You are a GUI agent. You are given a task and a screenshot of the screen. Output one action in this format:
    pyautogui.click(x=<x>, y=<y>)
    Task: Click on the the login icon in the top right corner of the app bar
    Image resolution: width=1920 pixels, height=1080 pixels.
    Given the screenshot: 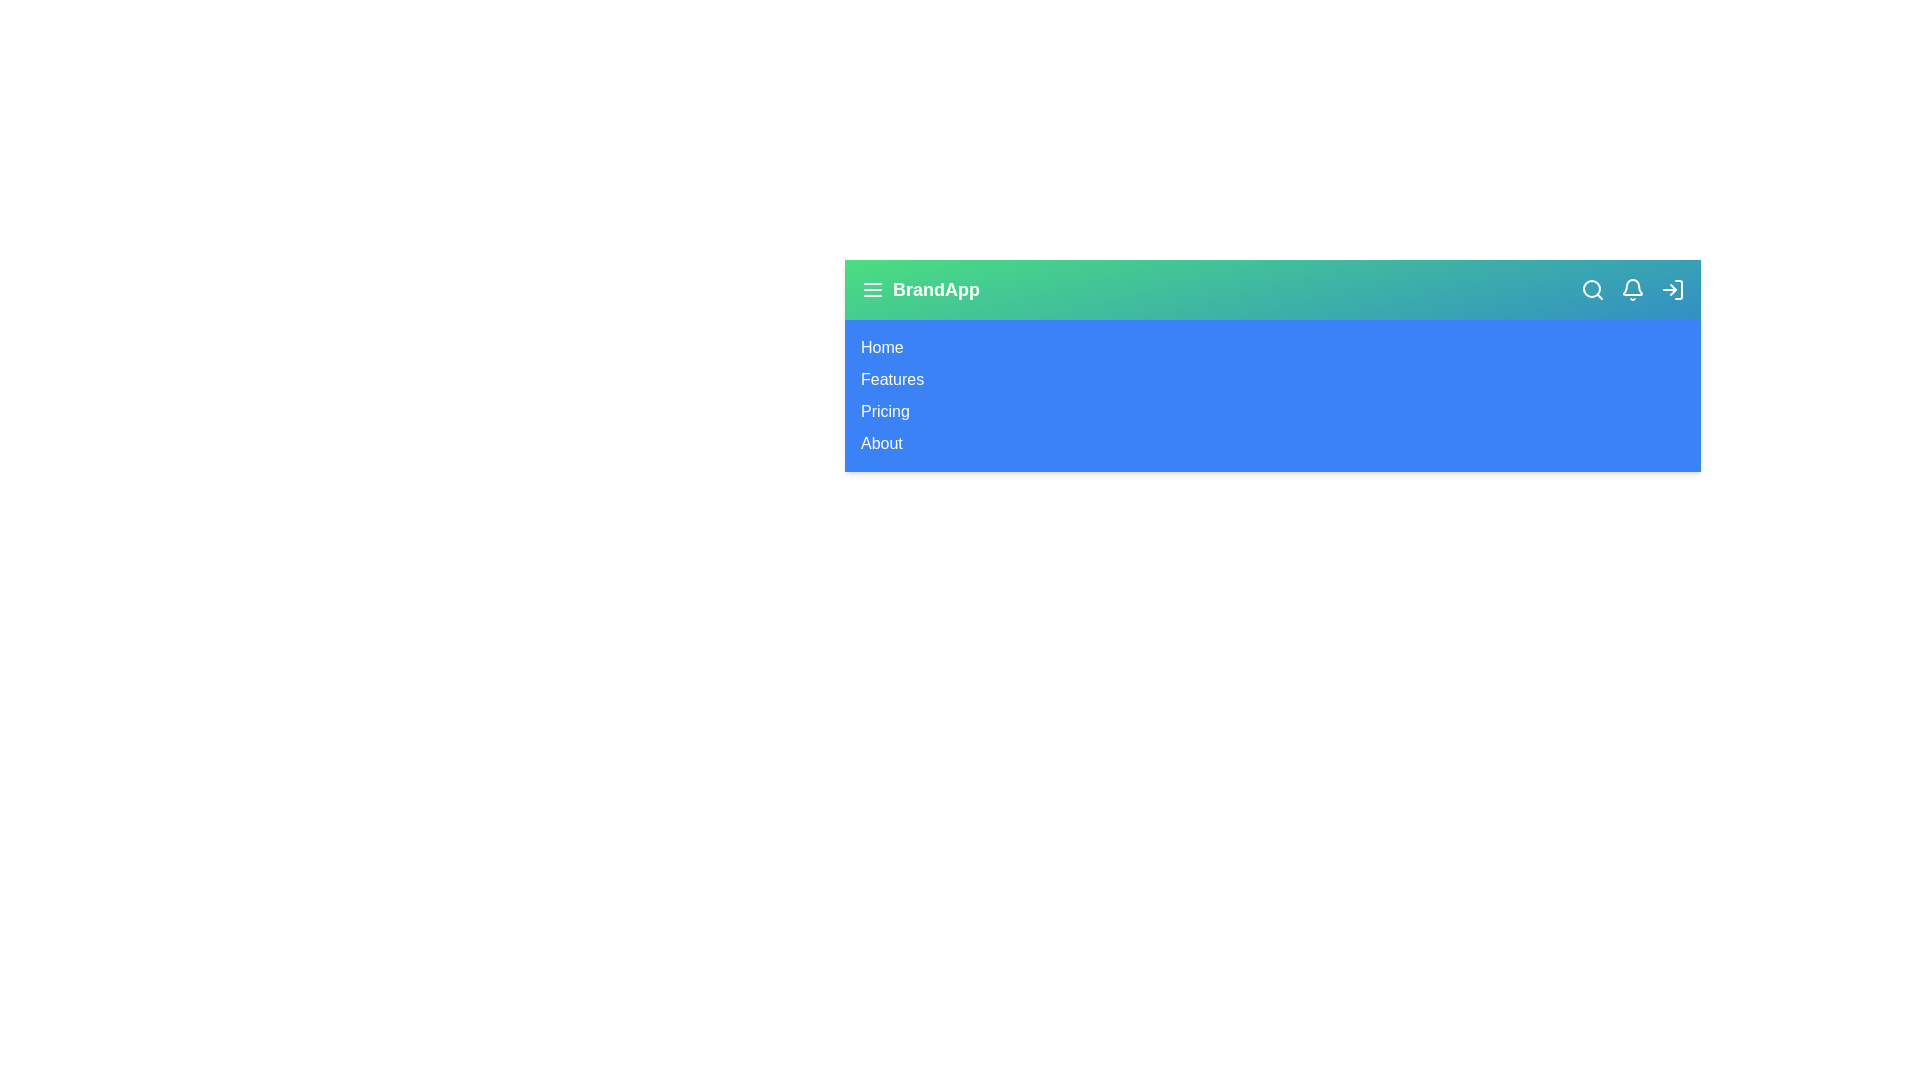 What is the action you would take?
    pyautogui.click(x=1673, y=289)
    